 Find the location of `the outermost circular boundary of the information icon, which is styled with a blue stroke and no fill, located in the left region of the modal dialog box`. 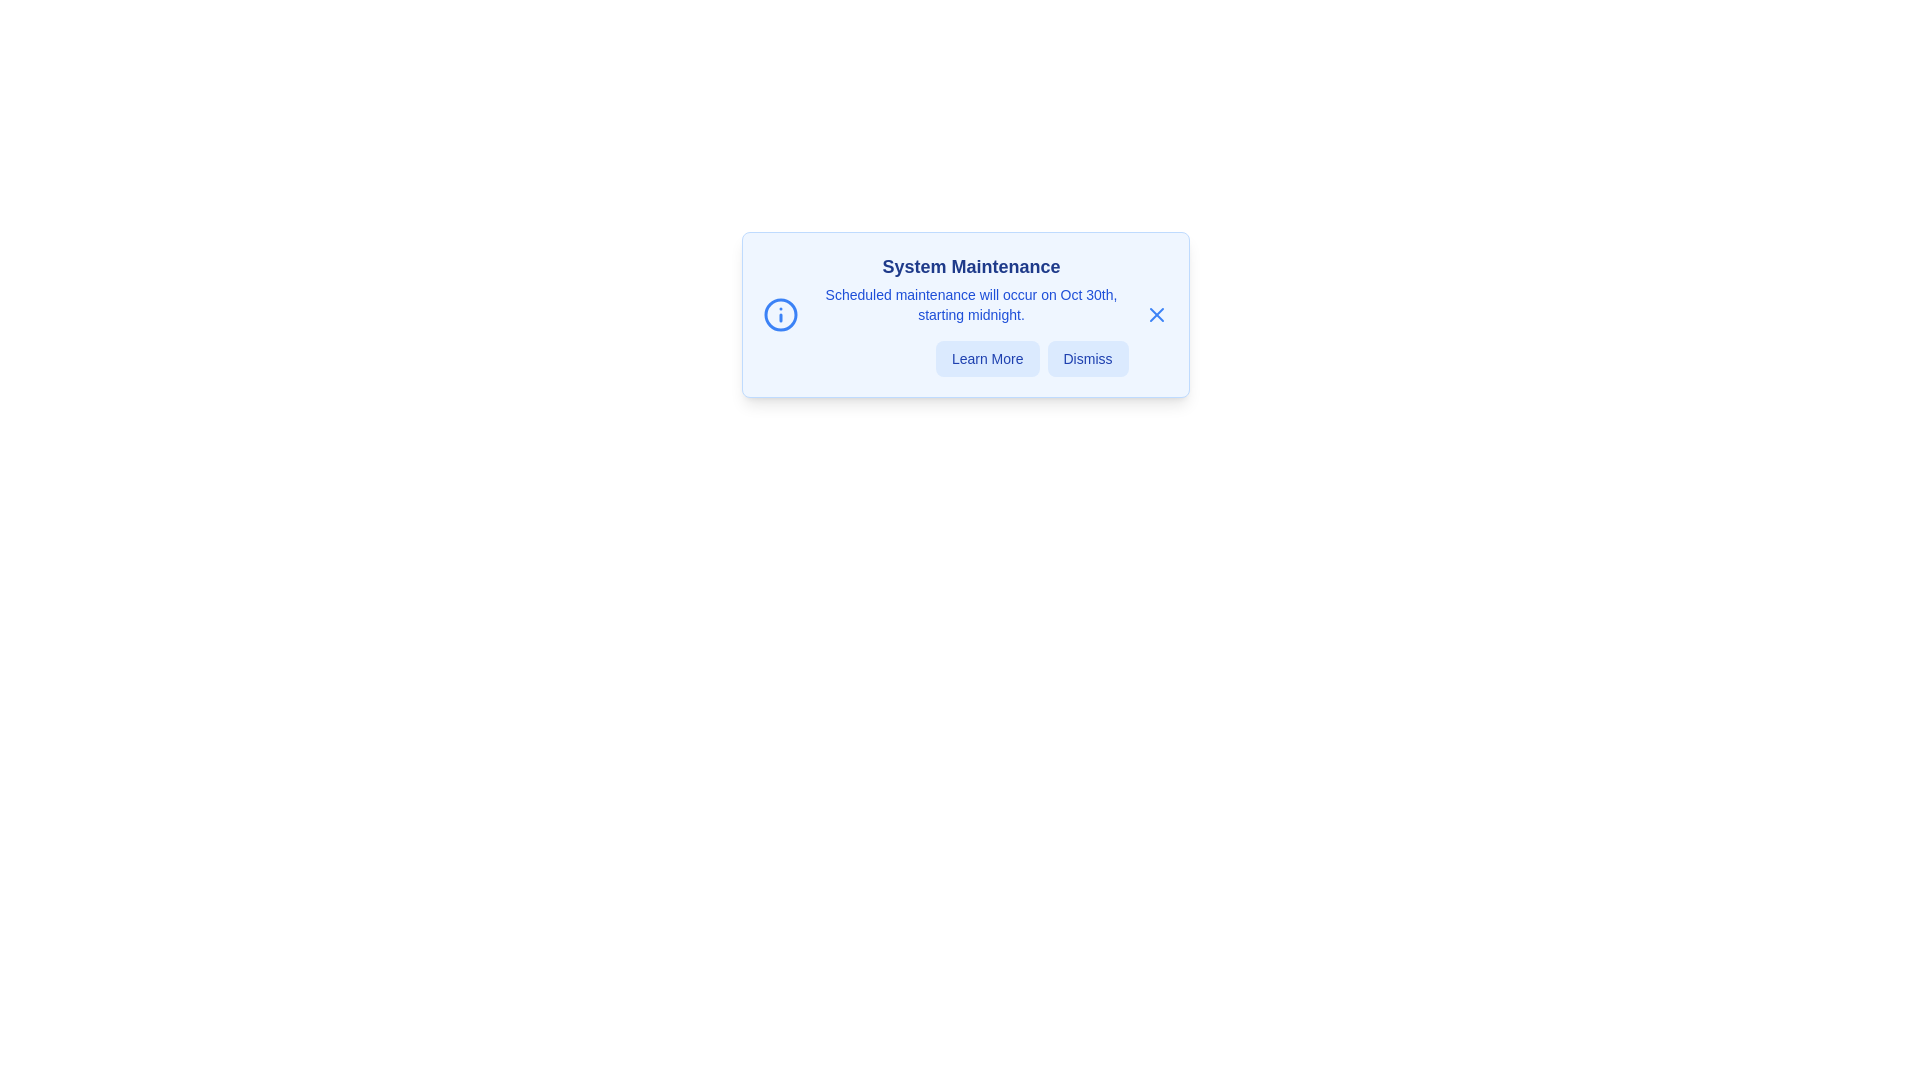

the outermost circular boundary of the information icon, which is styled with a blue stroke and no fill, located in the left region of the modal dialog box is located at coordinates (779, 315).